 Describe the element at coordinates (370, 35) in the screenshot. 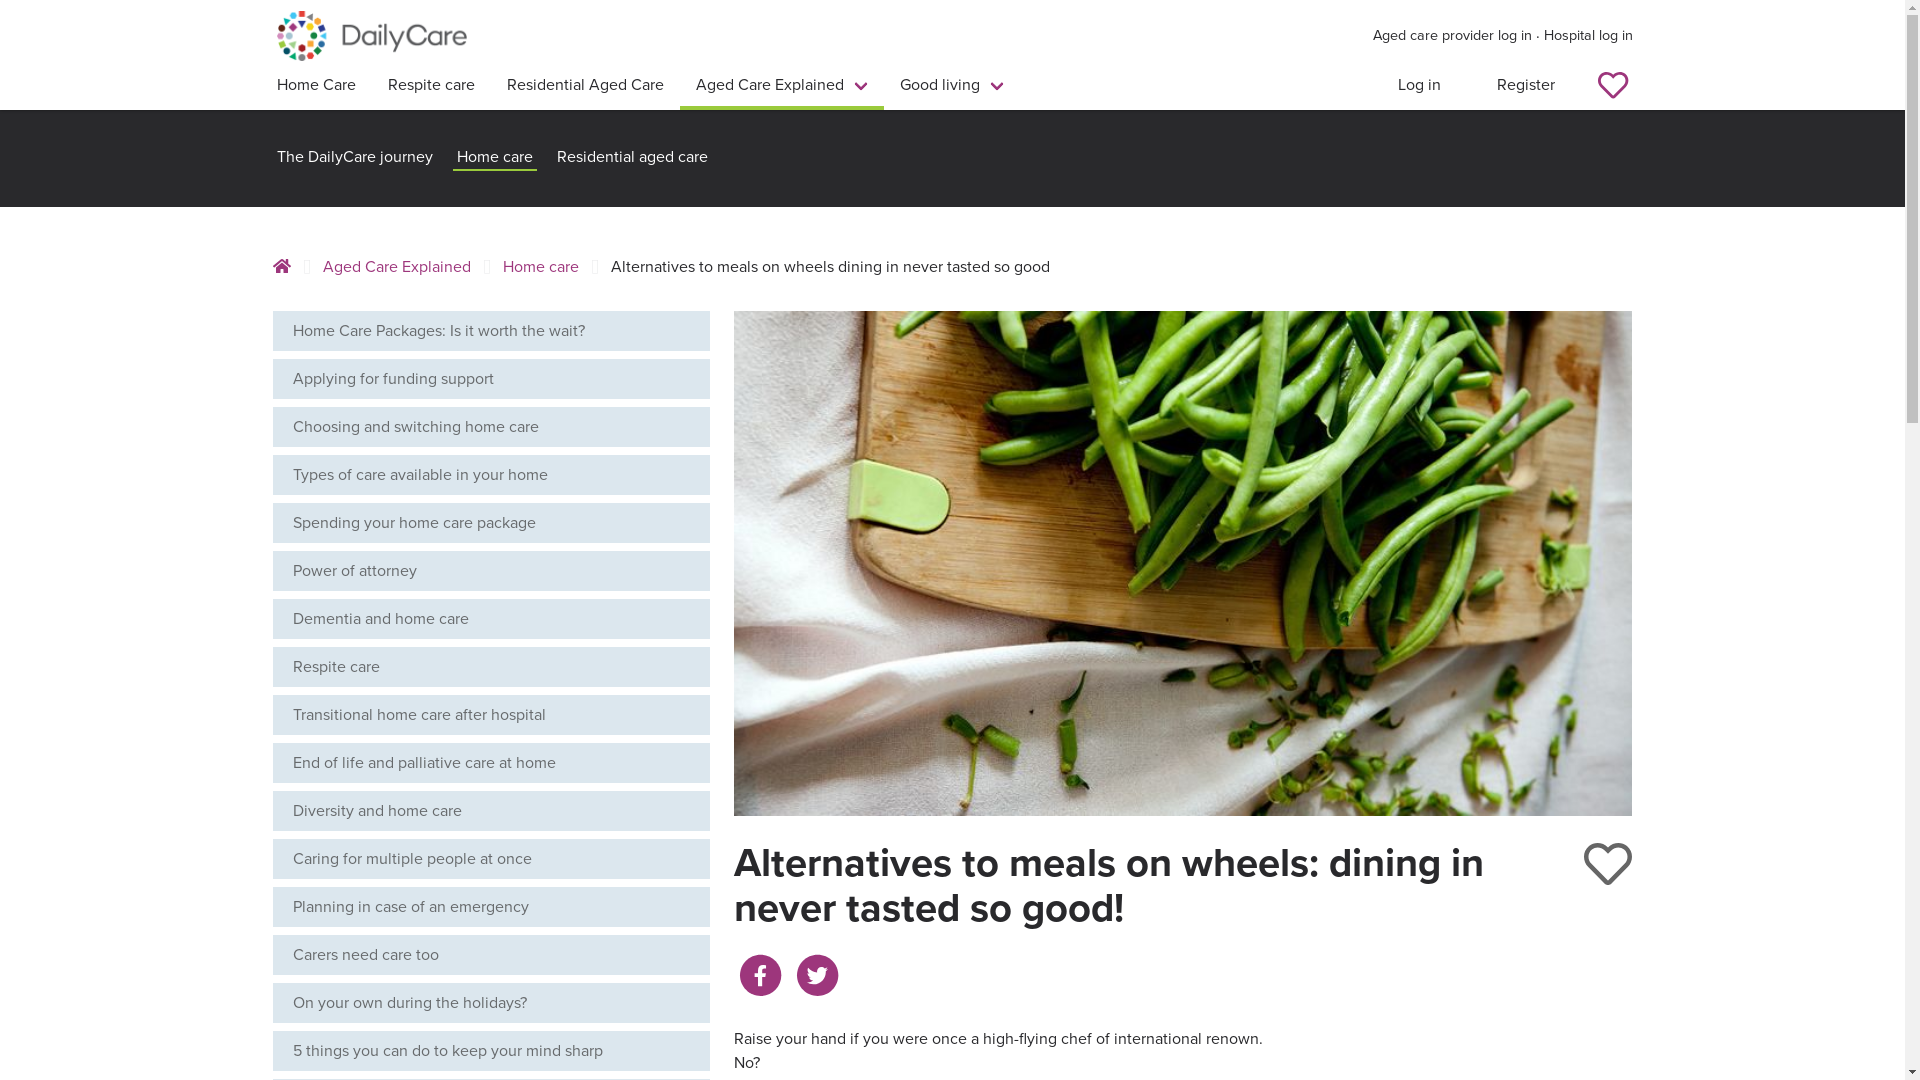

I see `'DailyCare'` at that location.